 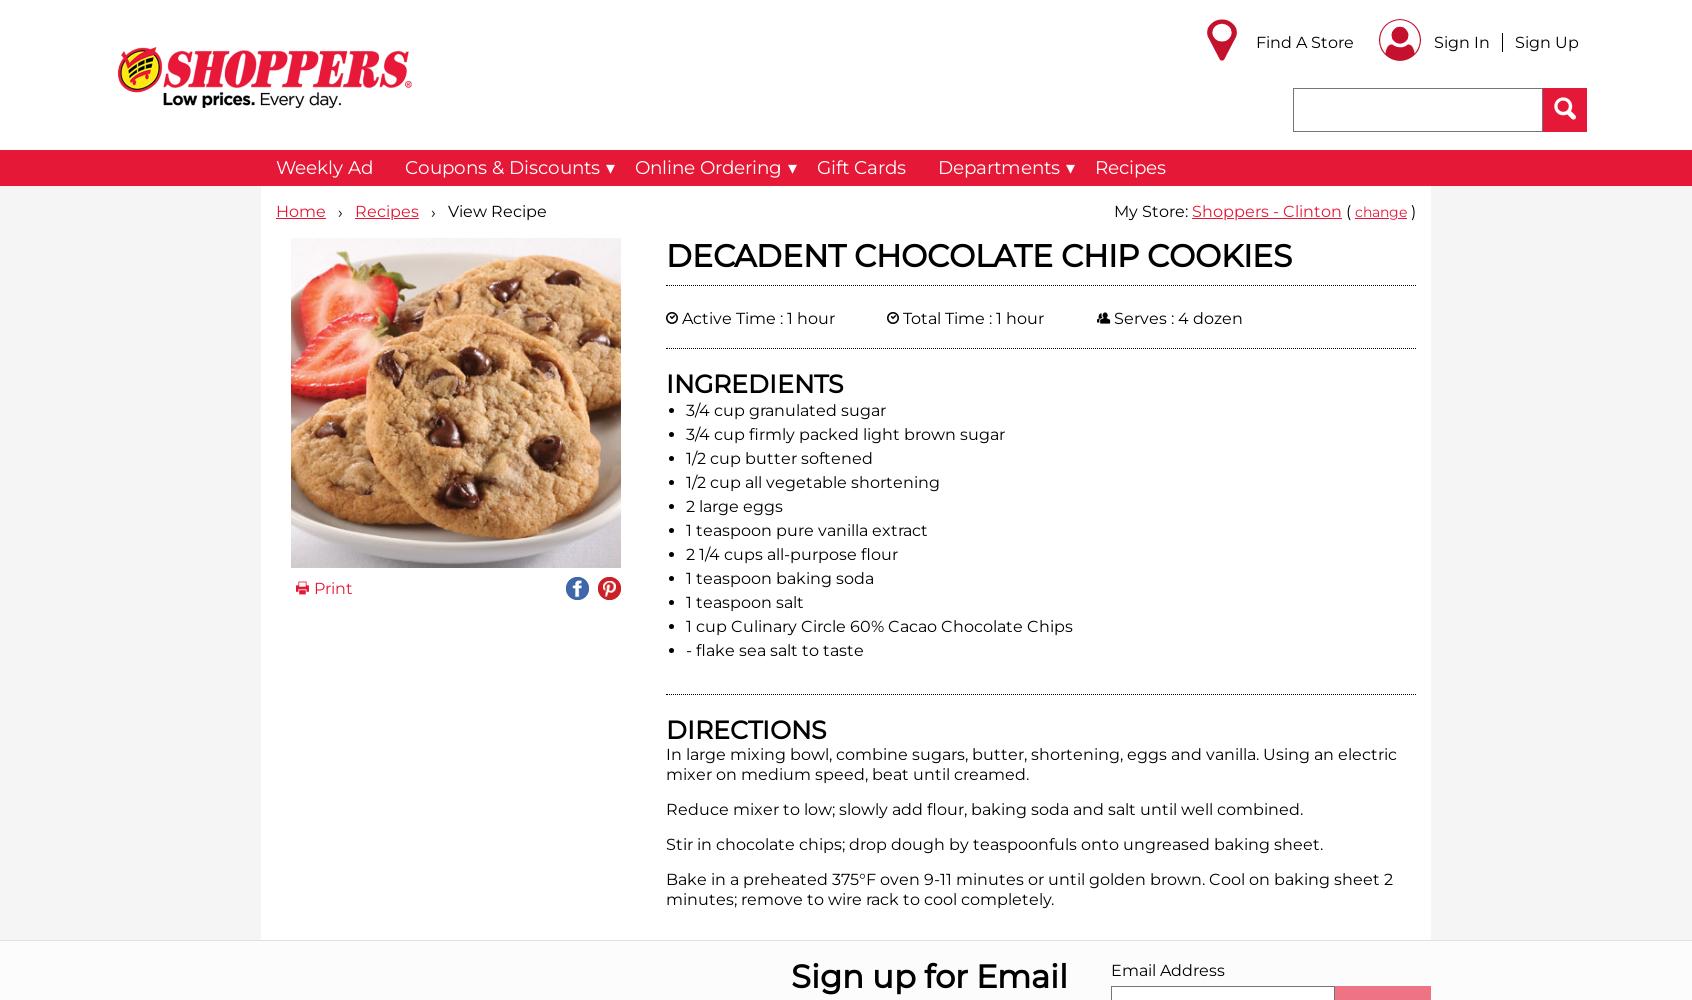 I want to click on 'Weekly Ad', so click(x=323, y=167).